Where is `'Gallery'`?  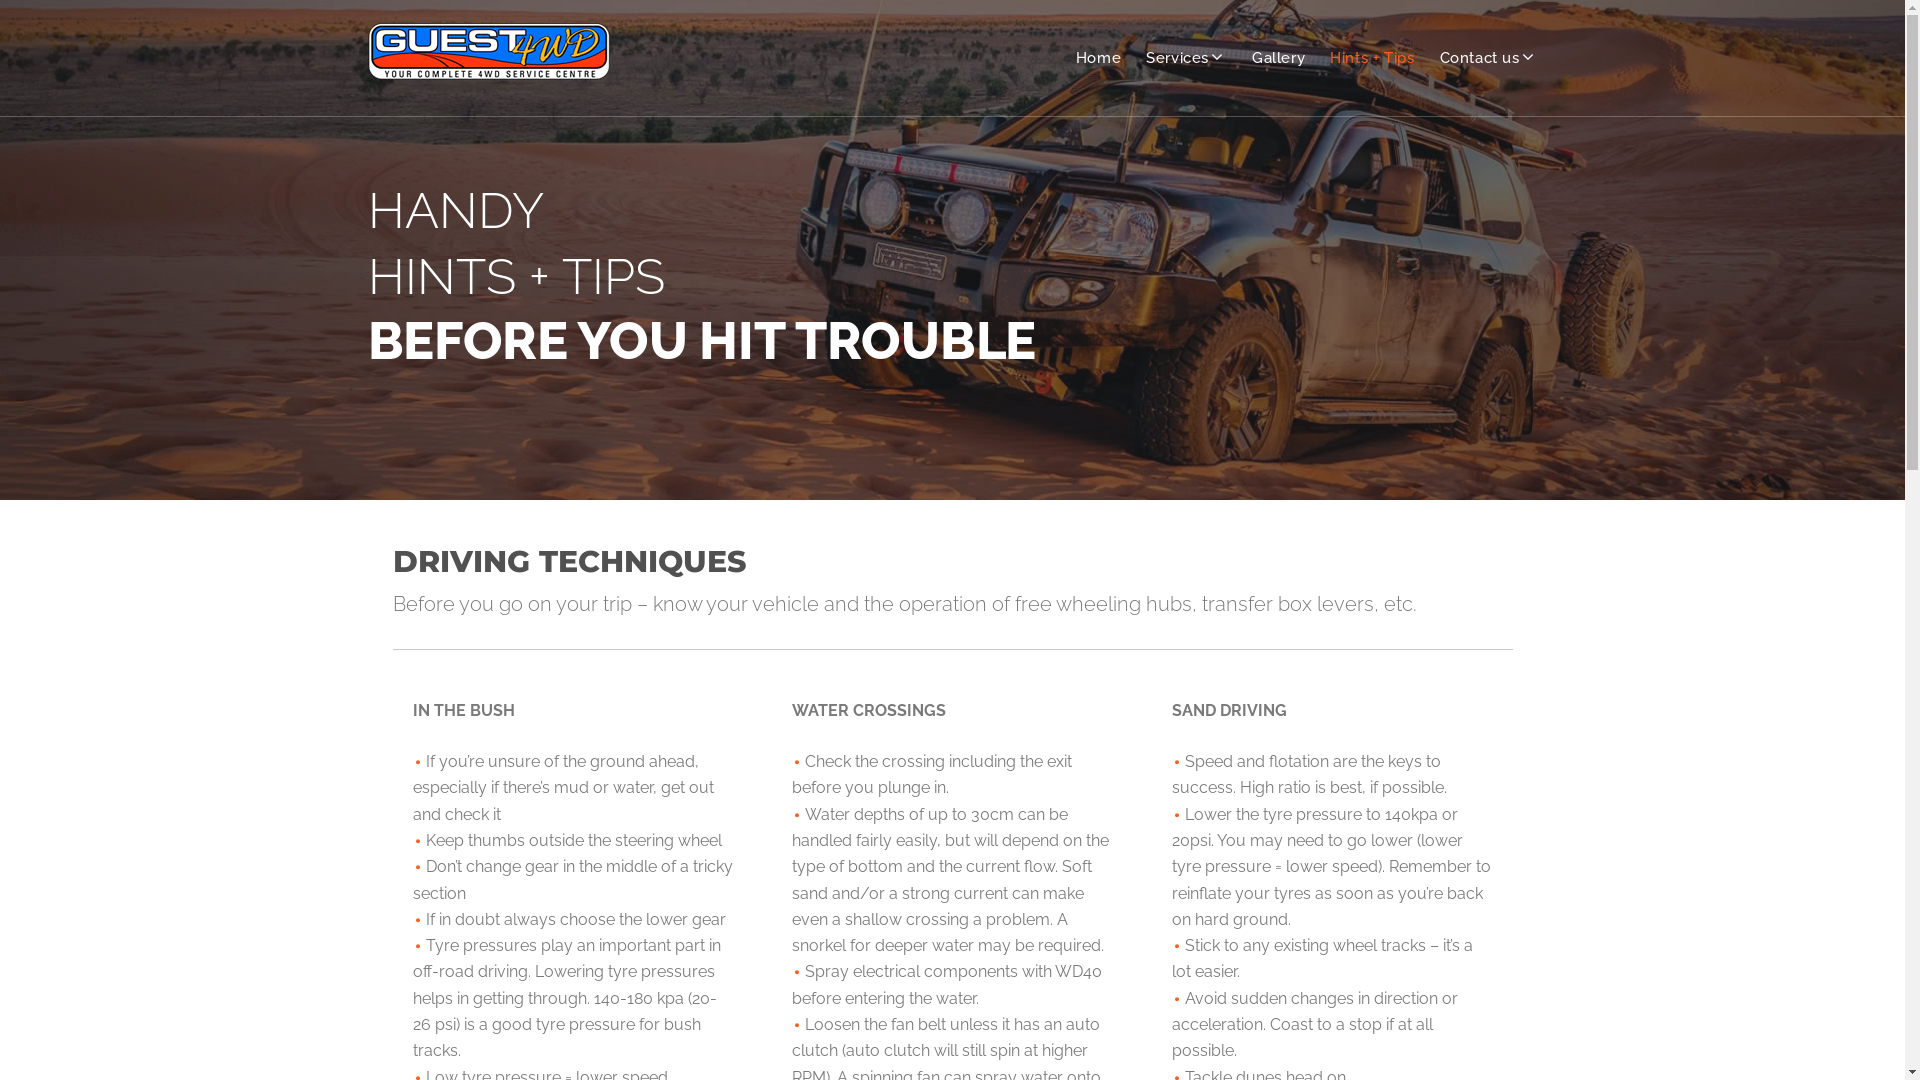
'Gallery' is located at coordinates (1277, 57).